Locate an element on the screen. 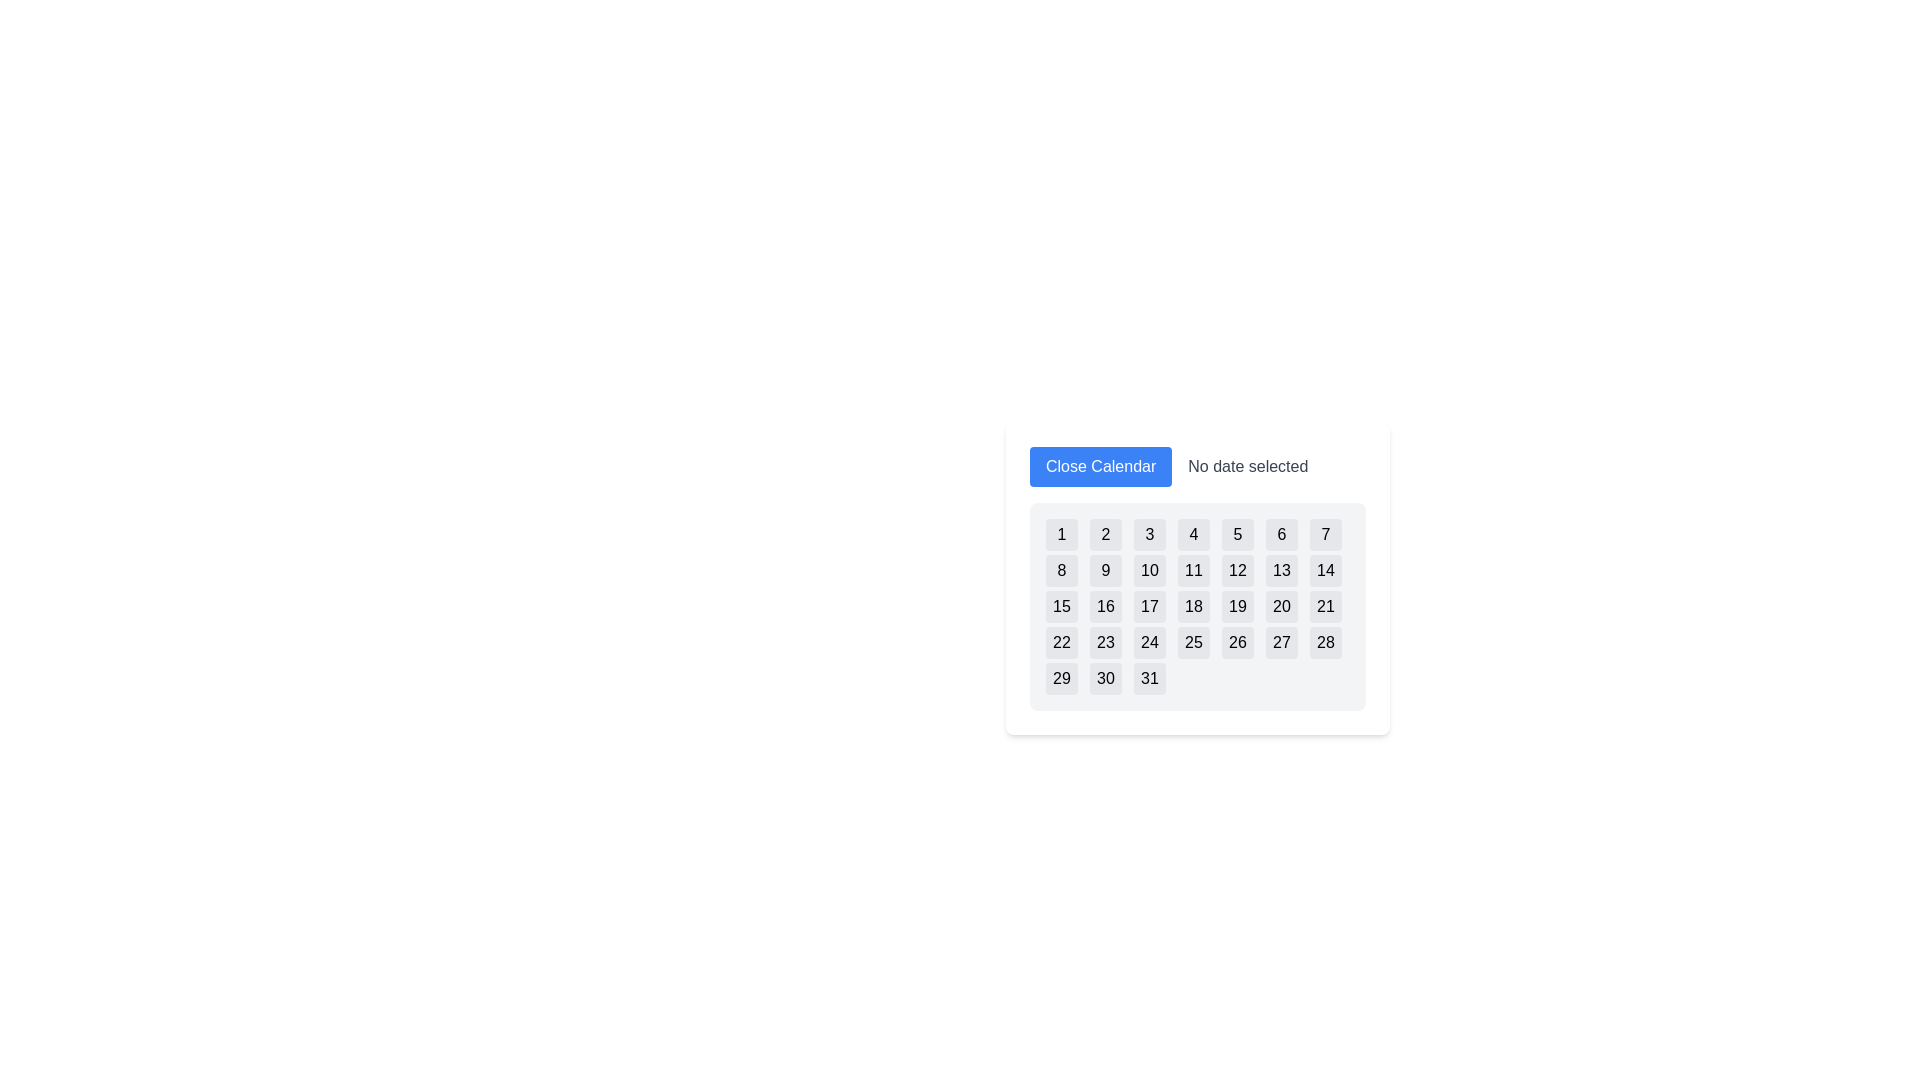 This screenshot has width=1920, height=1080. the square-shaped button displaying the number '28' in the center of the calendar grid is located at coordinates (1325, 643).